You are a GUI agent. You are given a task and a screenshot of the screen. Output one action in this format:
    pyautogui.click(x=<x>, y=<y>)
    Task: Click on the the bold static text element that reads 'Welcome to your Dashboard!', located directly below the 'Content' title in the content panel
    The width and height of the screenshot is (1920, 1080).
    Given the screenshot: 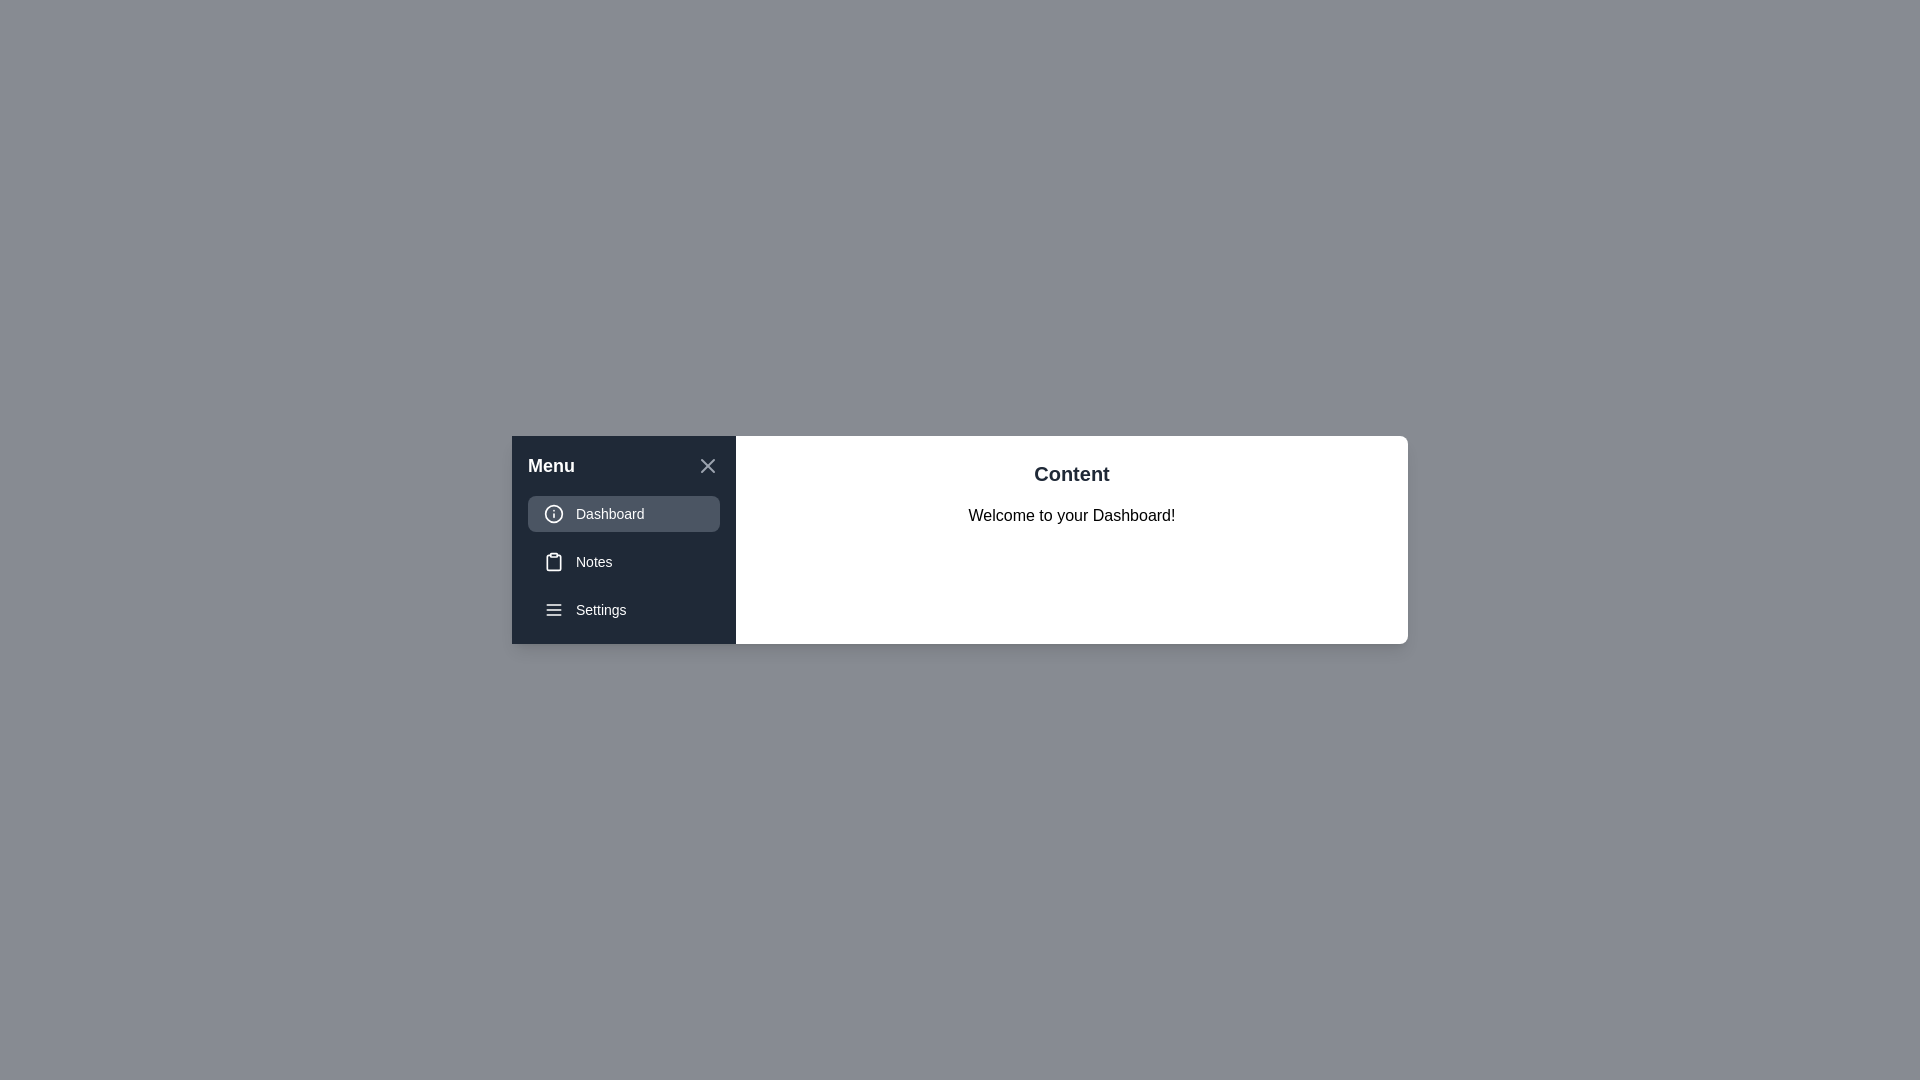 What is the action you would take?
    pyautogui.click(x=1070, y=515)
    